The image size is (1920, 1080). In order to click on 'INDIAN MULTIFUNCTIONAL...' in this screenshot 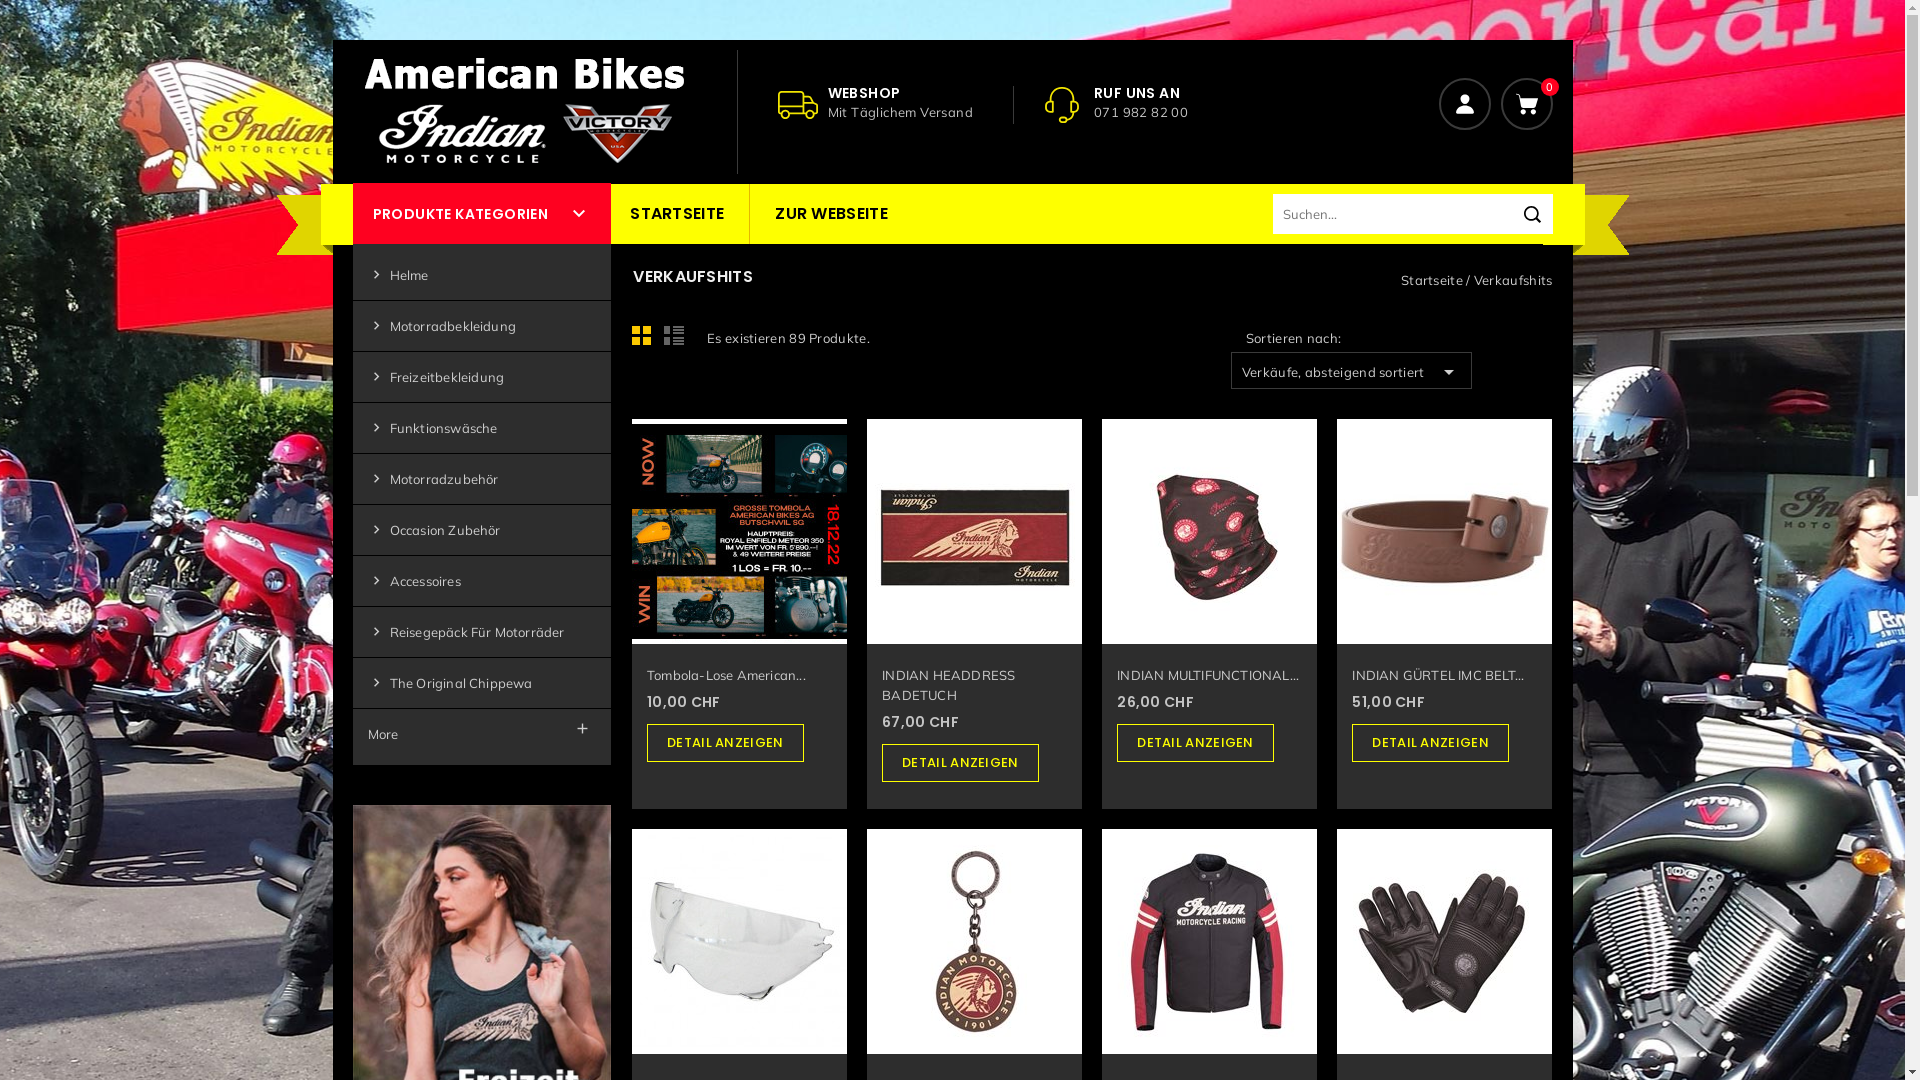, I will do `click(1116, 675)`.